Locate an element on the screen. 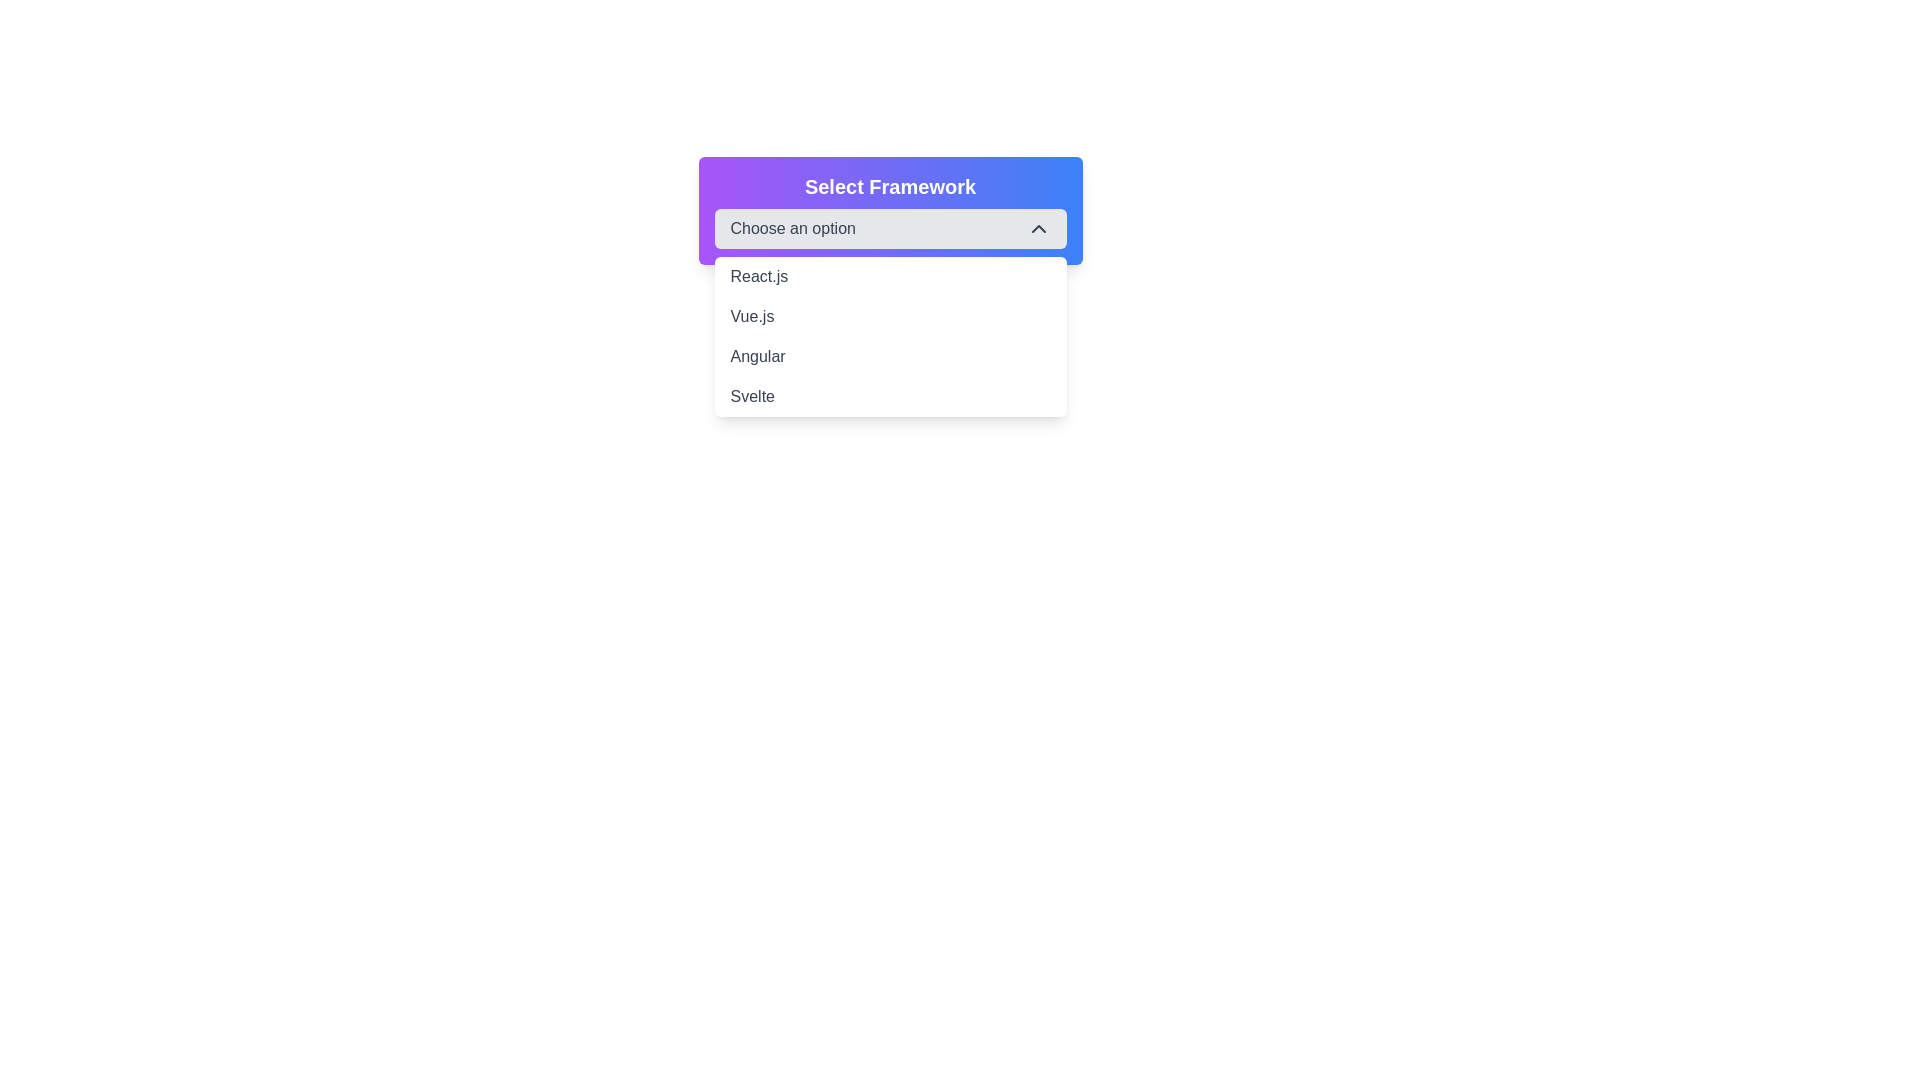 The height and width of the screenshot is (1080, 1920). the Dropdown menu labeled 'Select Framework' which contains the text 'Choose an option' and is identifiable by its gradient background and downward-facing triangle icon is located at coordinates (889, 211).